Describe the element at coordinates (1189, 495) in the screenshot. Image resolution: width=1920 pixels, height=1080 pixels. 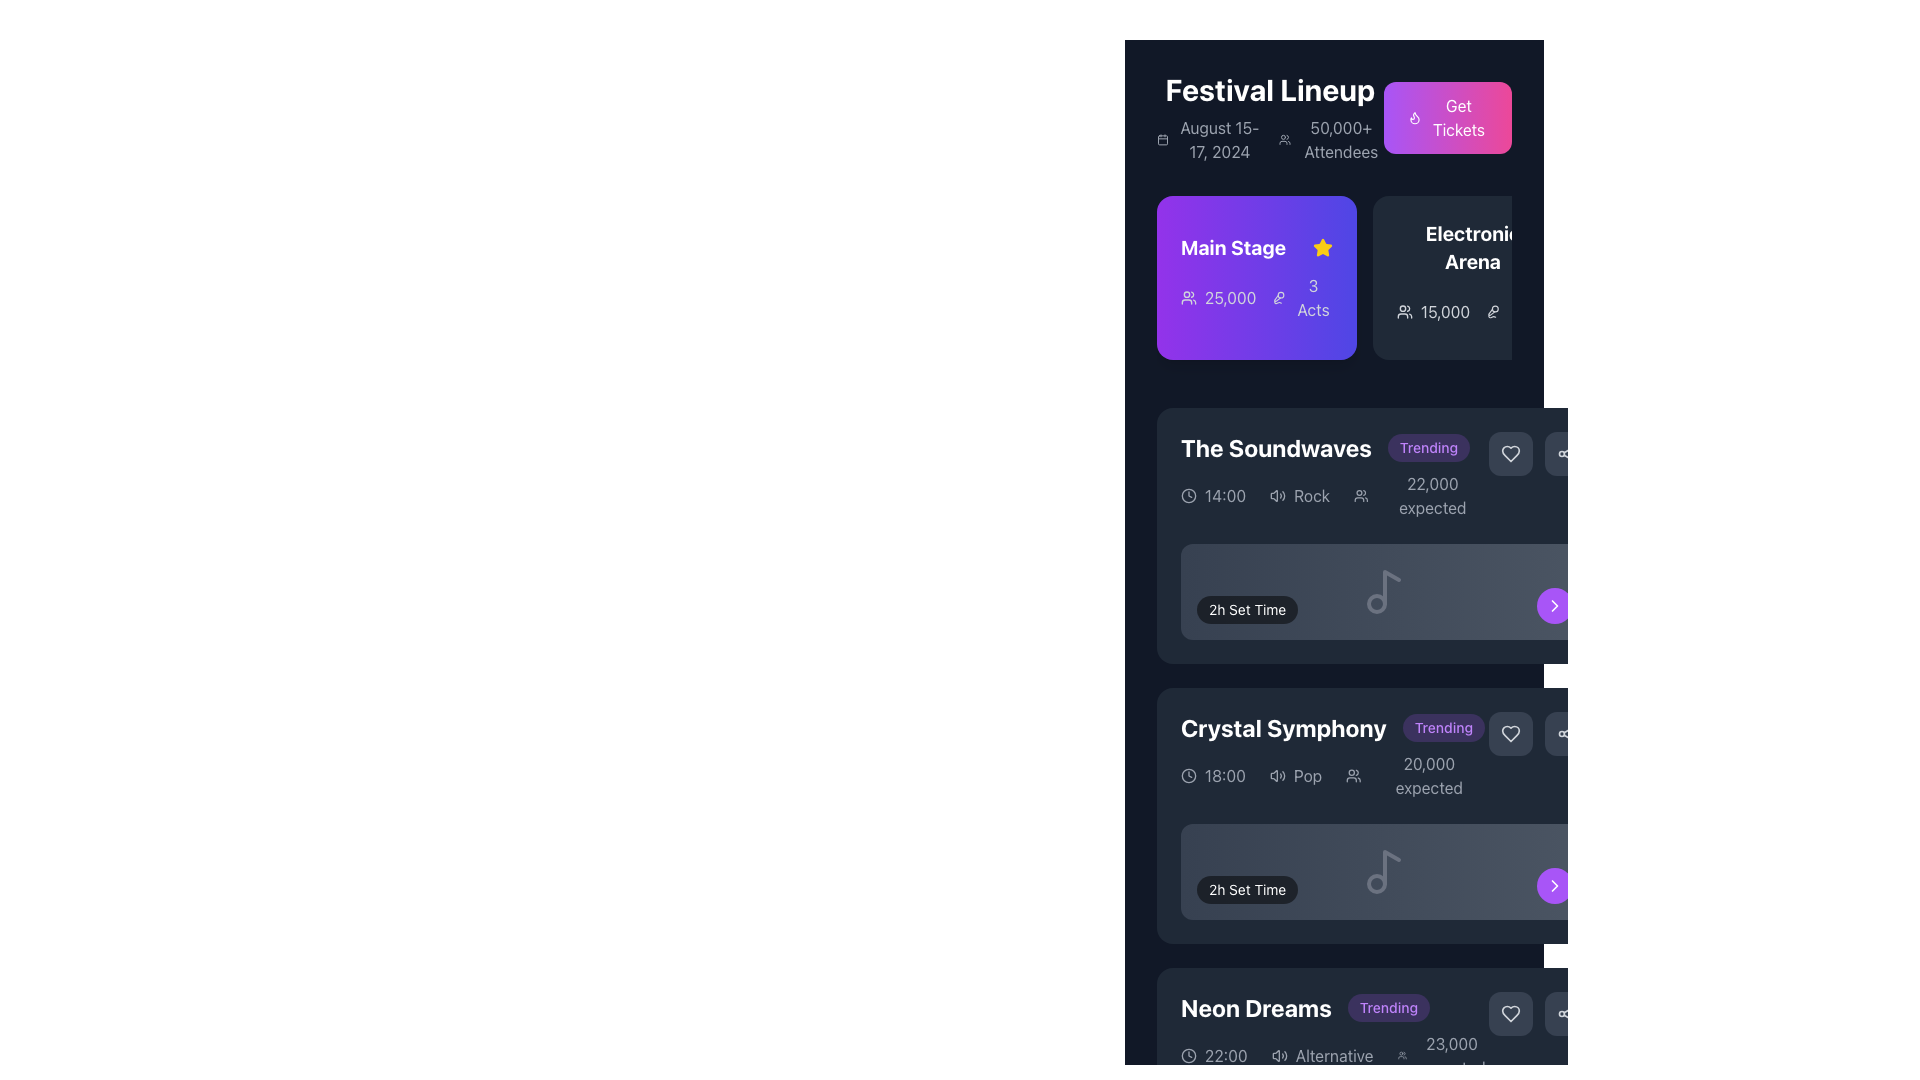
I see `the time icon located to the left of the label displaying '14:00' in the 'The Soundwaves' section of the main interface` at that location.